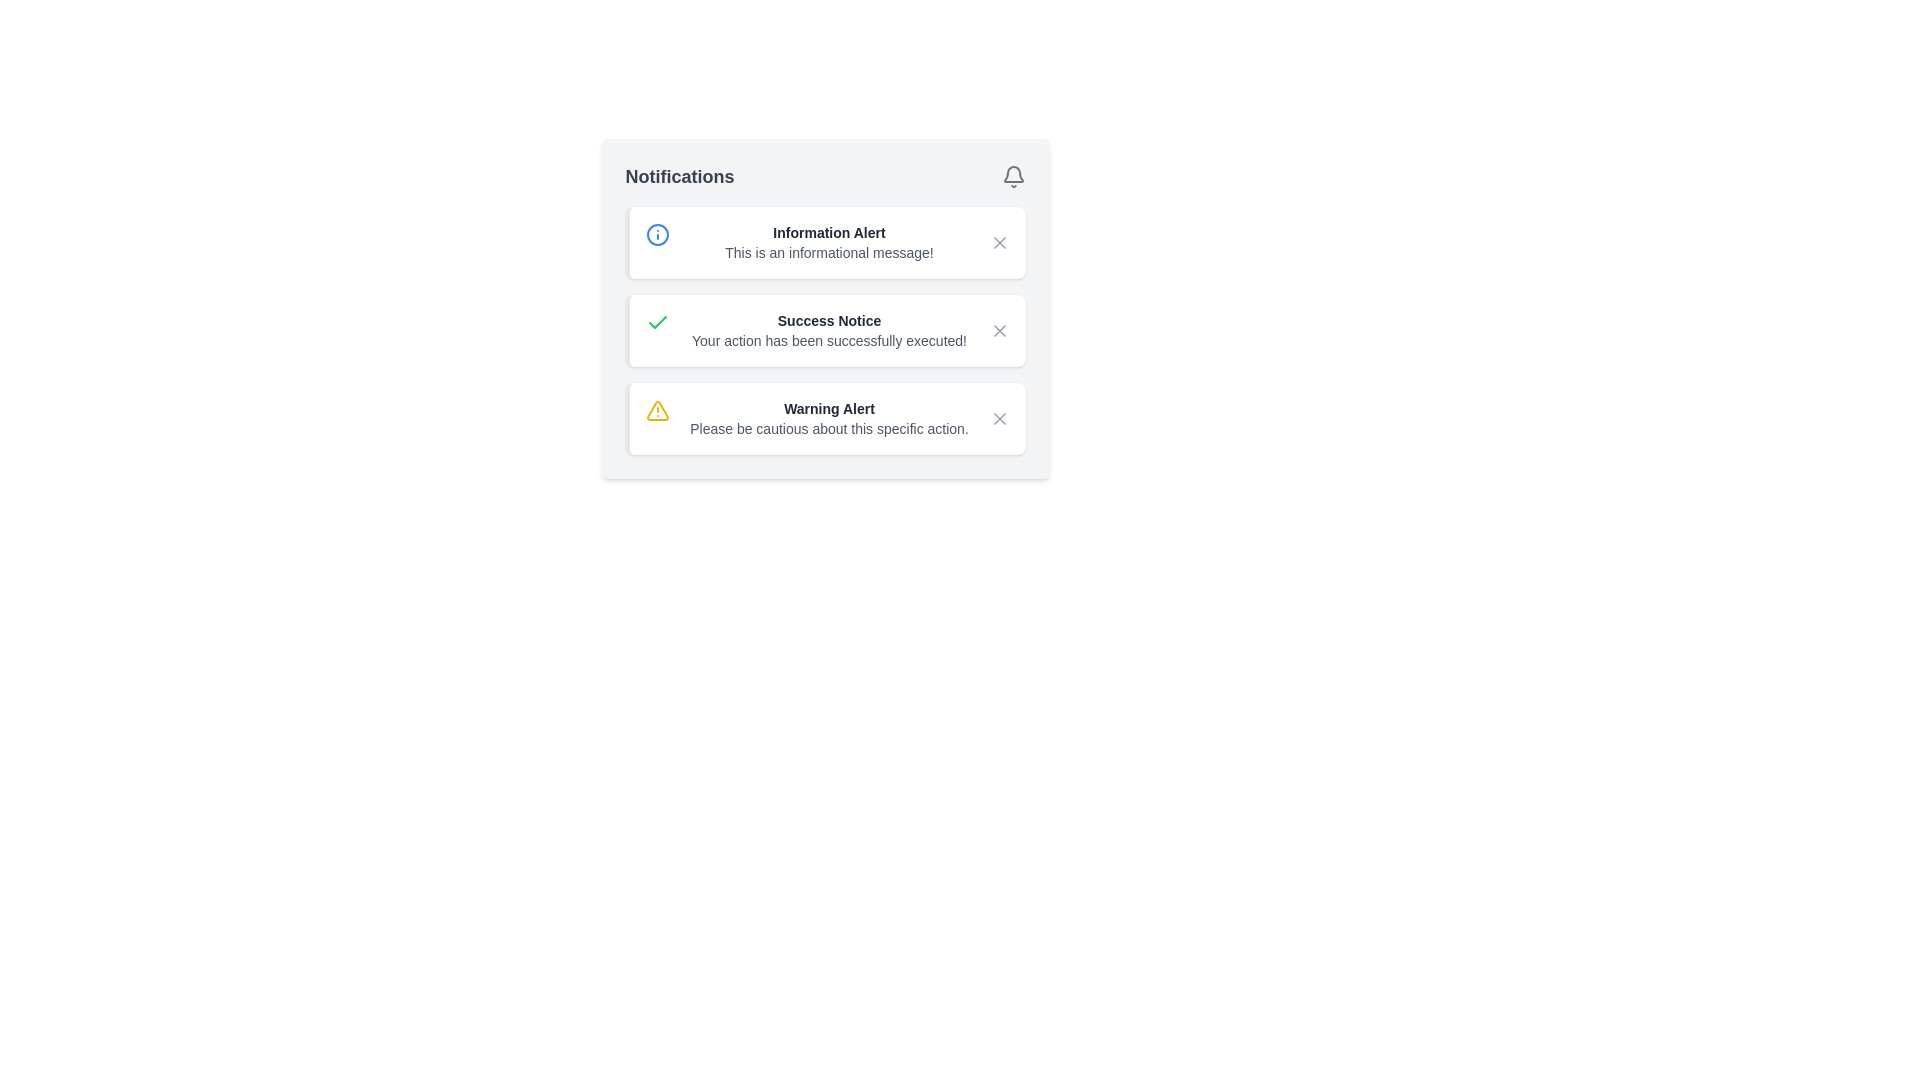 Image resolution: width=1920 pixels, height=1080 pixels. Describe the element at coordinates (829, 427) in the screenshot. I see `cautionary note text label located at the bottom of the 'Warning Alert' card in the notification panel, directly below the bold 'Warning Alert' text and the warning icon` at that location.